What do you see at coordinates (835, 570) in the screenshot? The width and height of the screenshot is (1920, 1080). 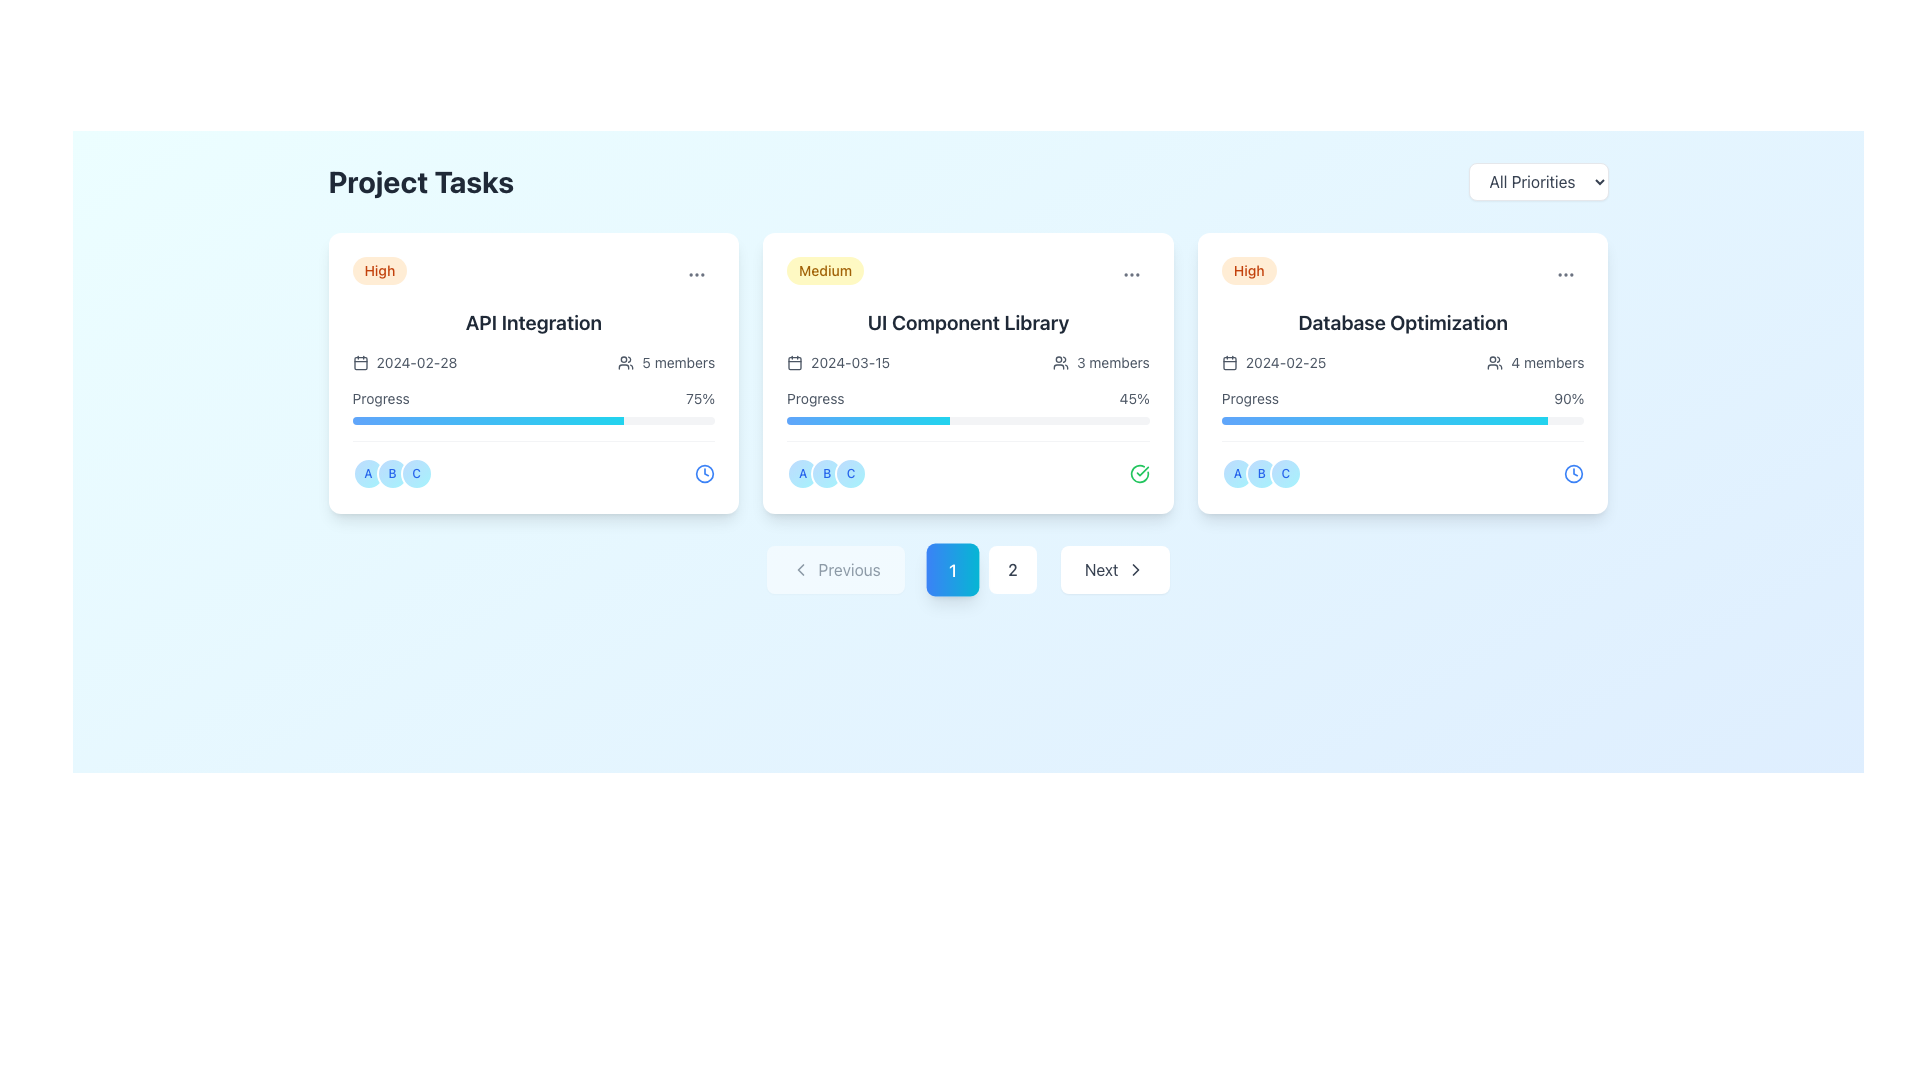 I see `the 'Previous' button located on the bottom left section of the page` at bounding box center [835, 570].